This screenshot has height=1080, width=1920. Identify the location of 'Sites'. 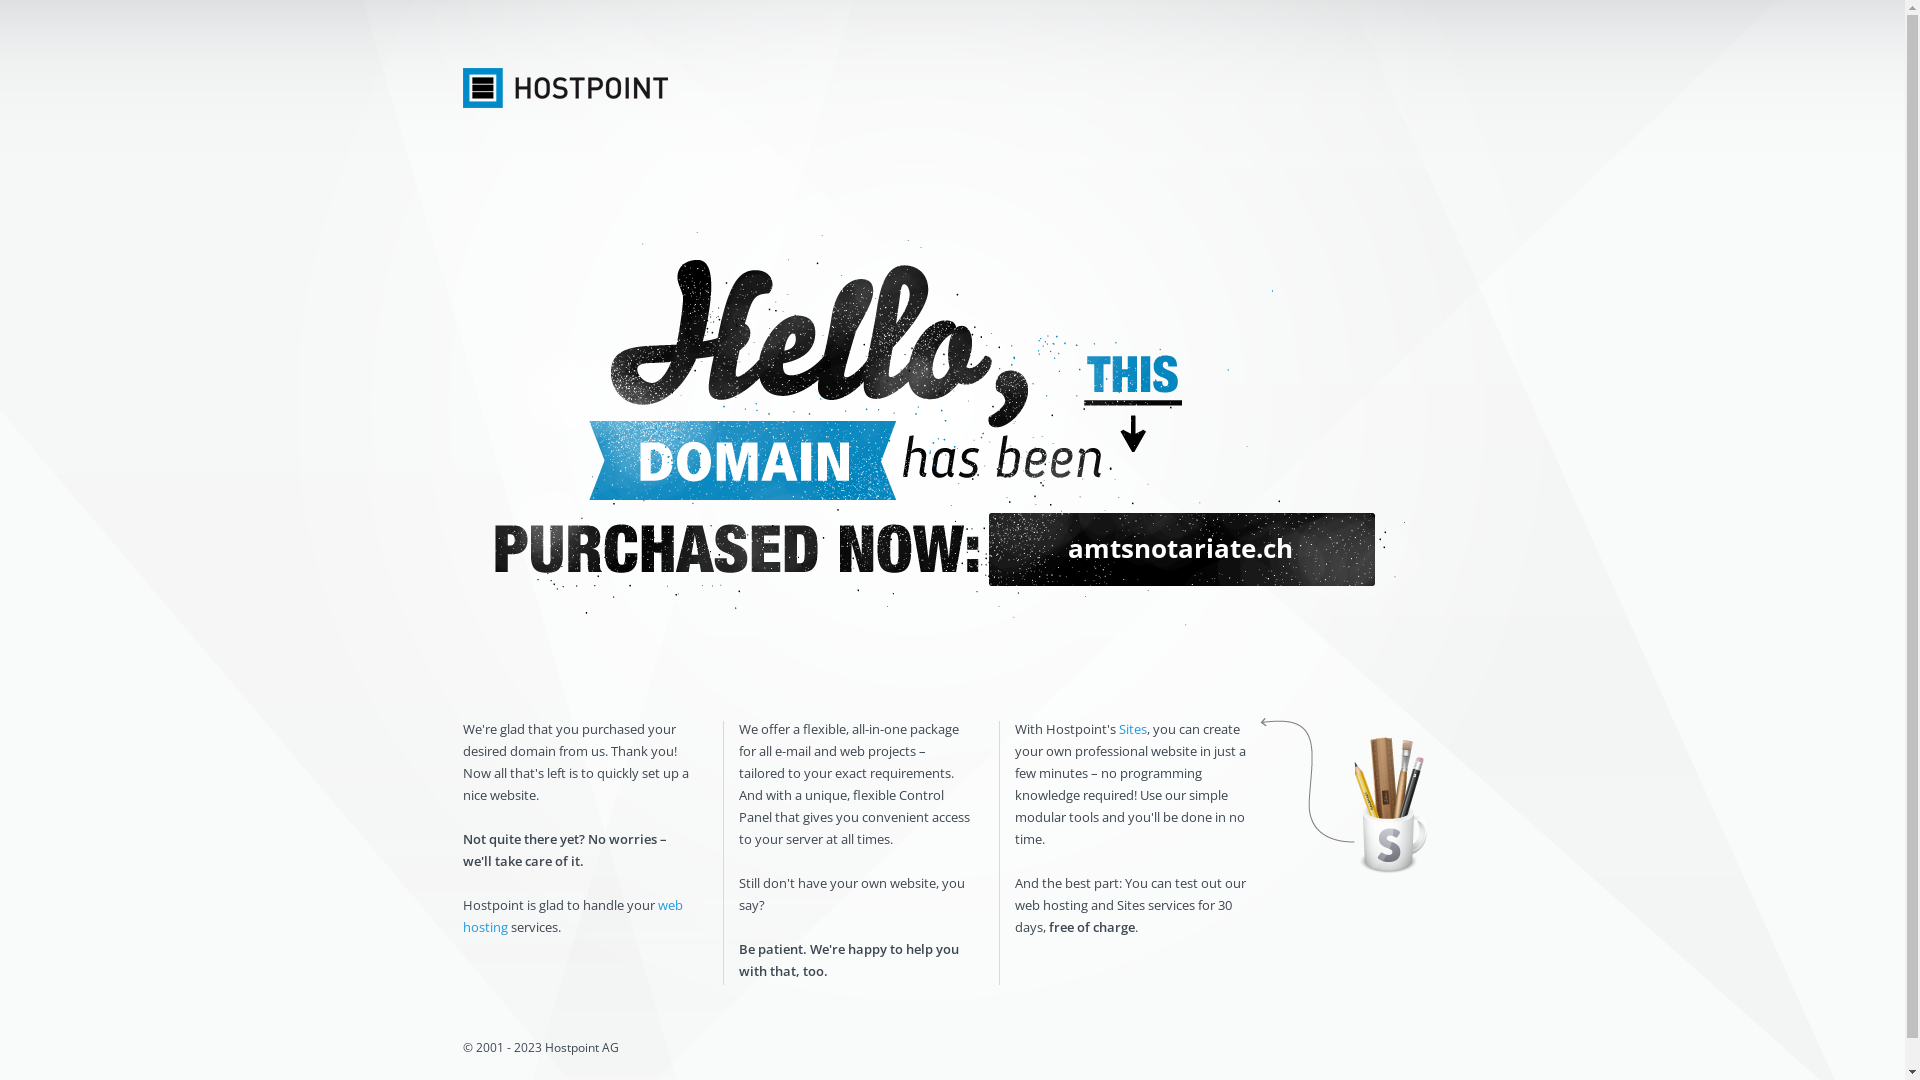
(1132, 729).